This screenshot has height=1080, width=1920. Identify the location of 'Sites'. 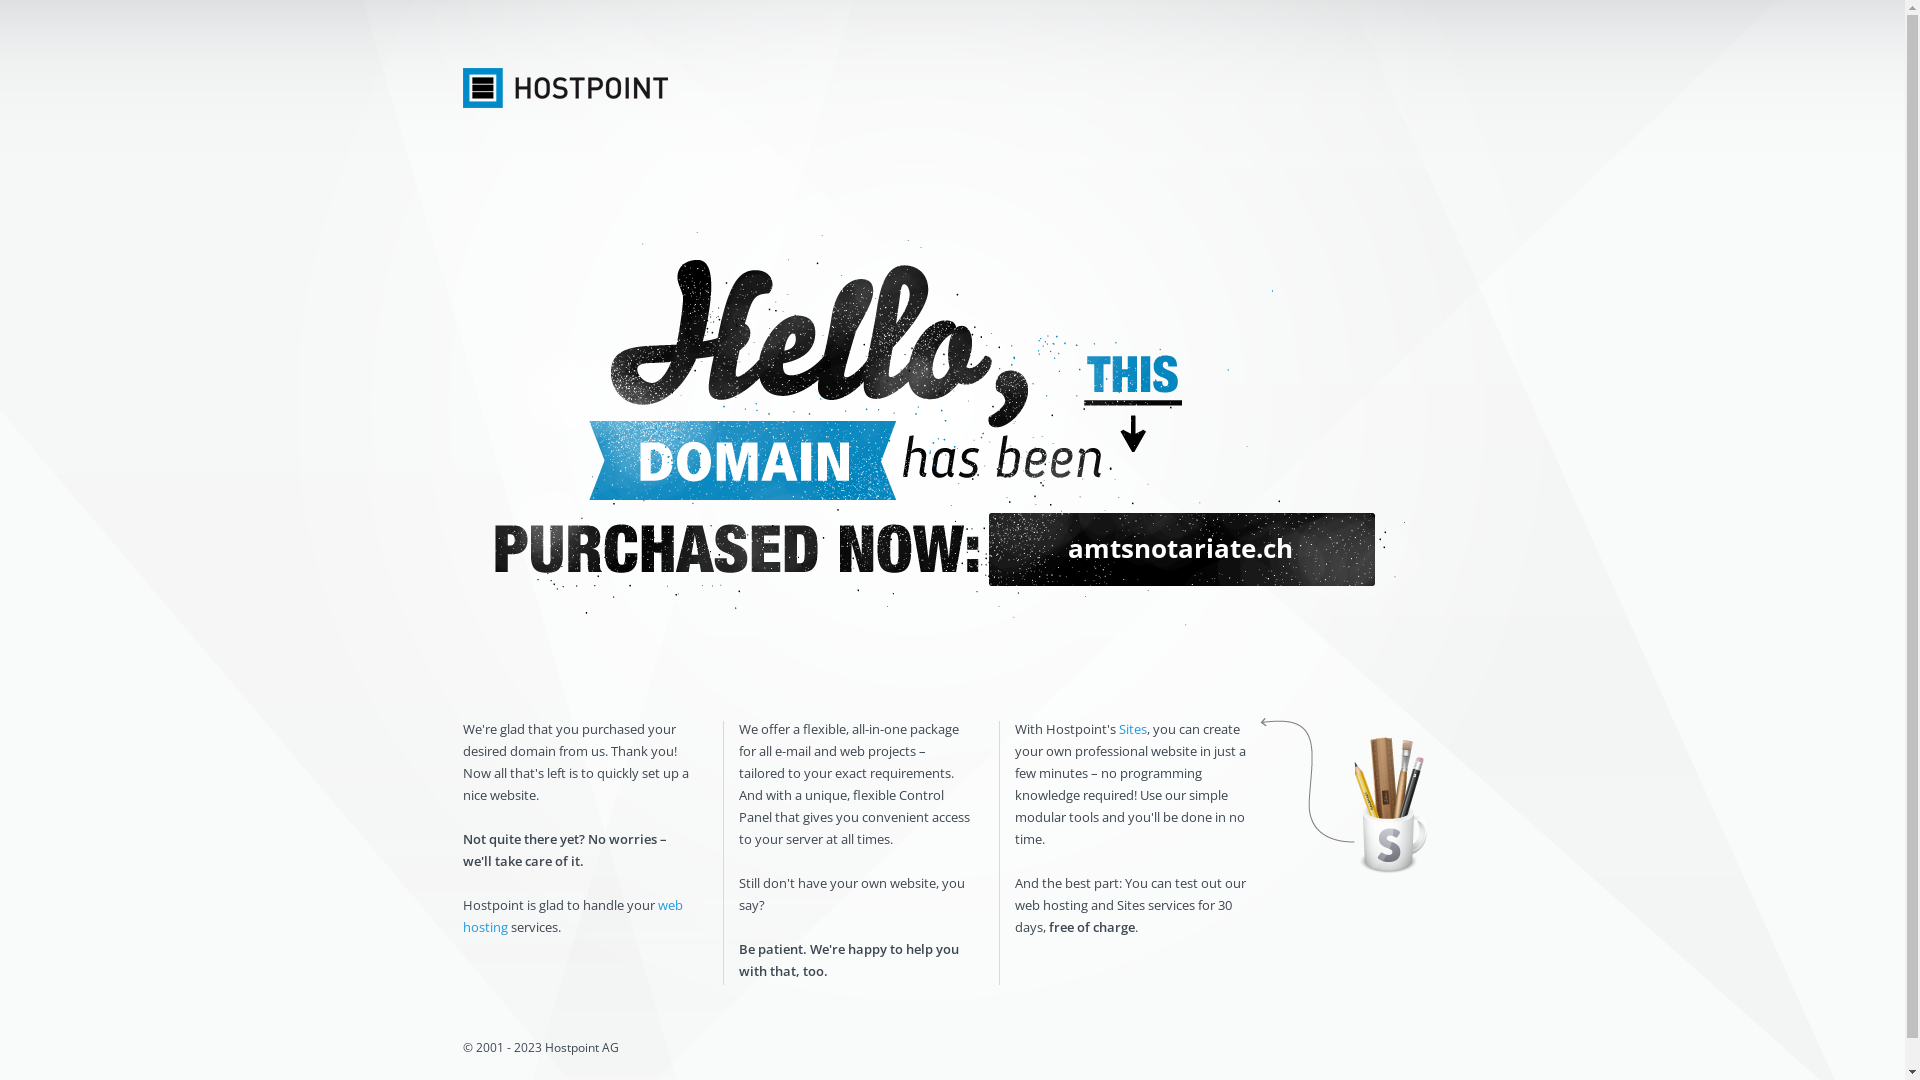
(1132, 729).